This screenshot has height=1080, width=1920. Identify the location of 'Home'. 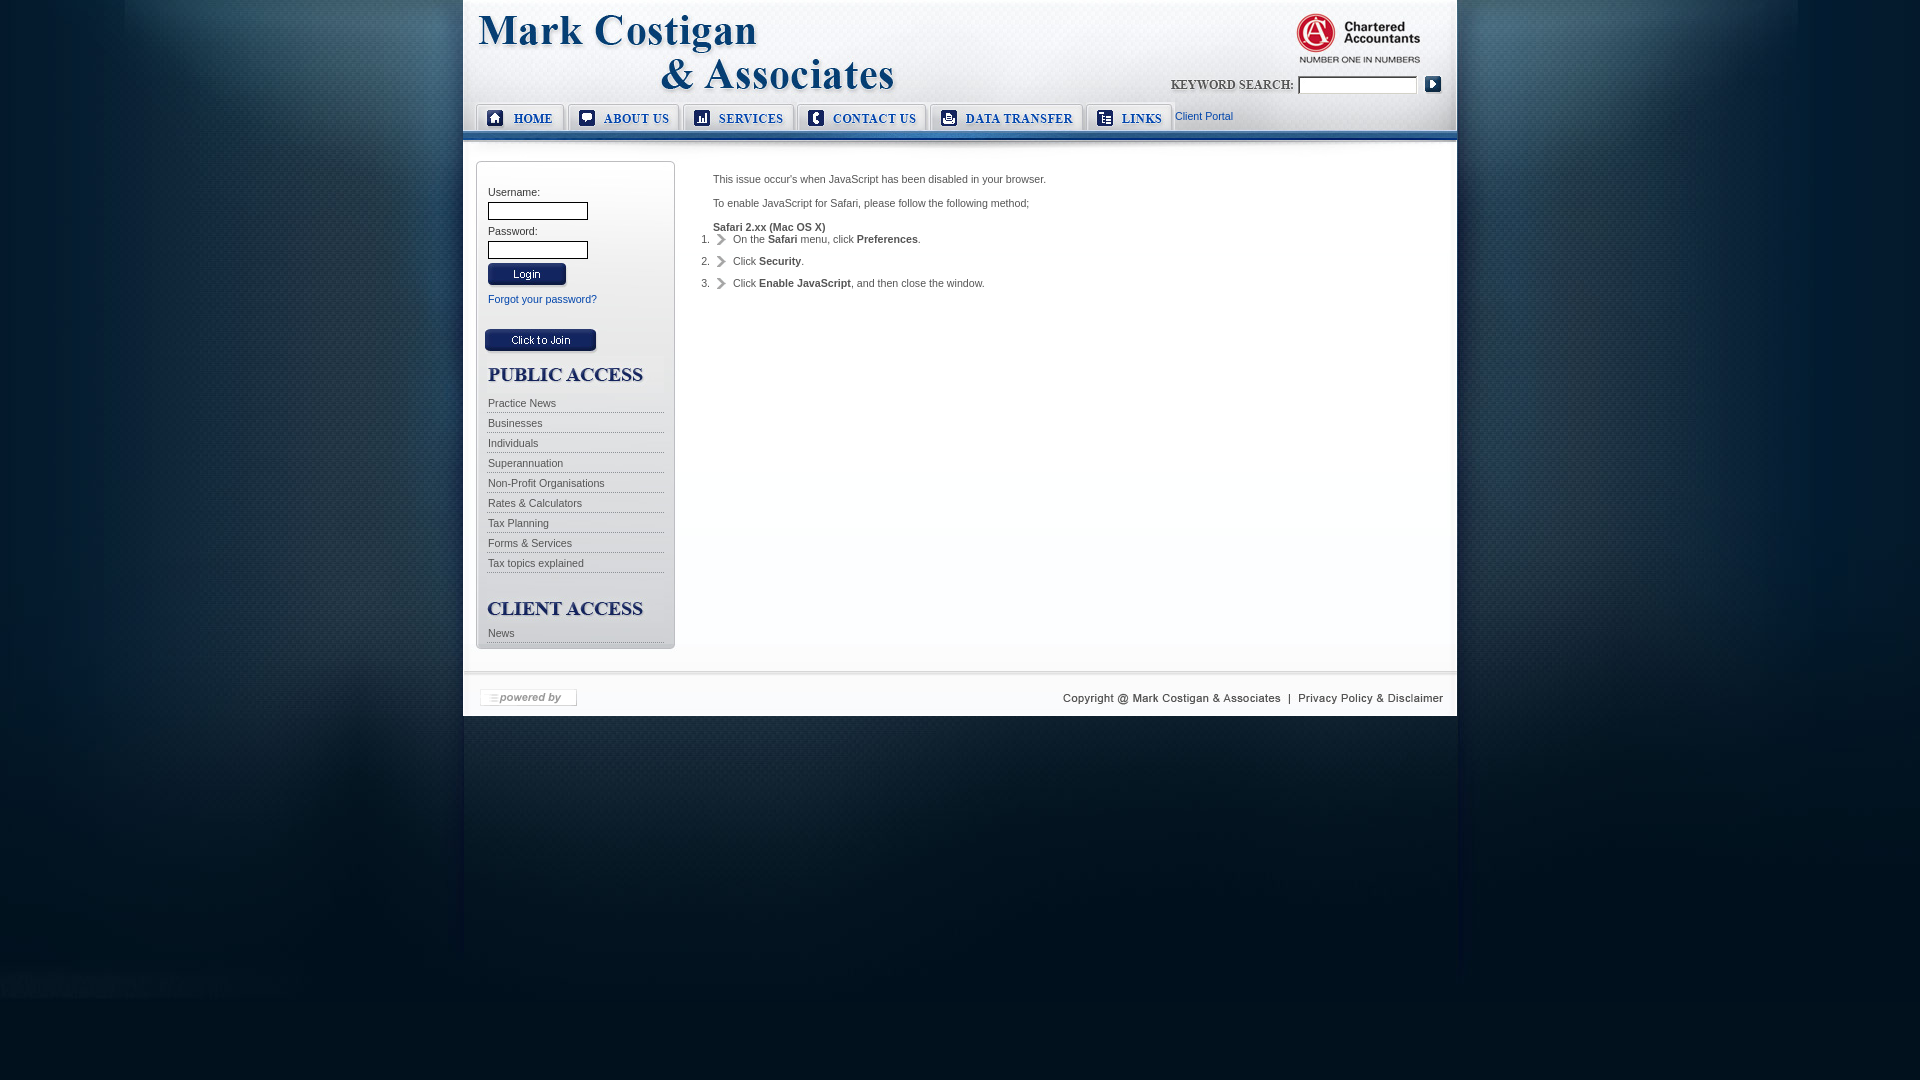
(515, 126).